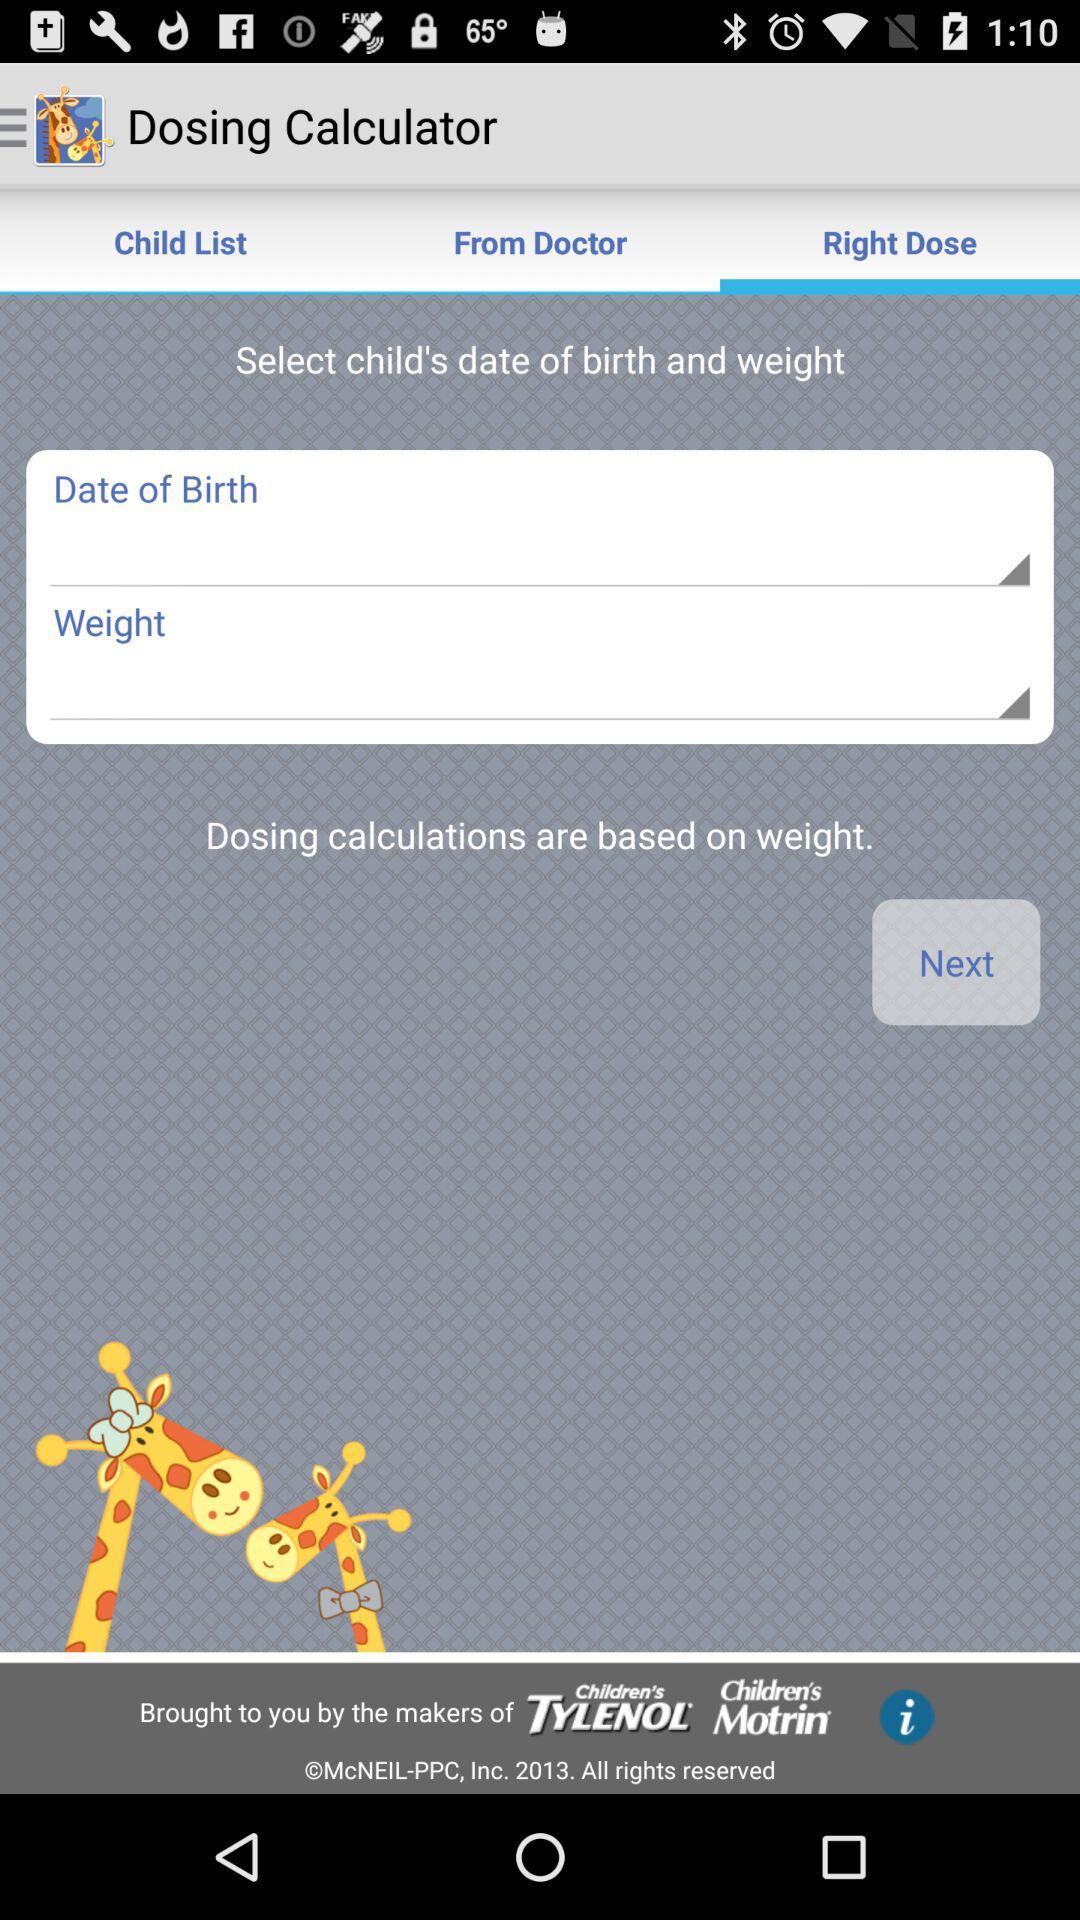 The width and height of the screenshot is (1080, 1920). I want to click on the icon to the left of the right dose item, so click(540, 240).